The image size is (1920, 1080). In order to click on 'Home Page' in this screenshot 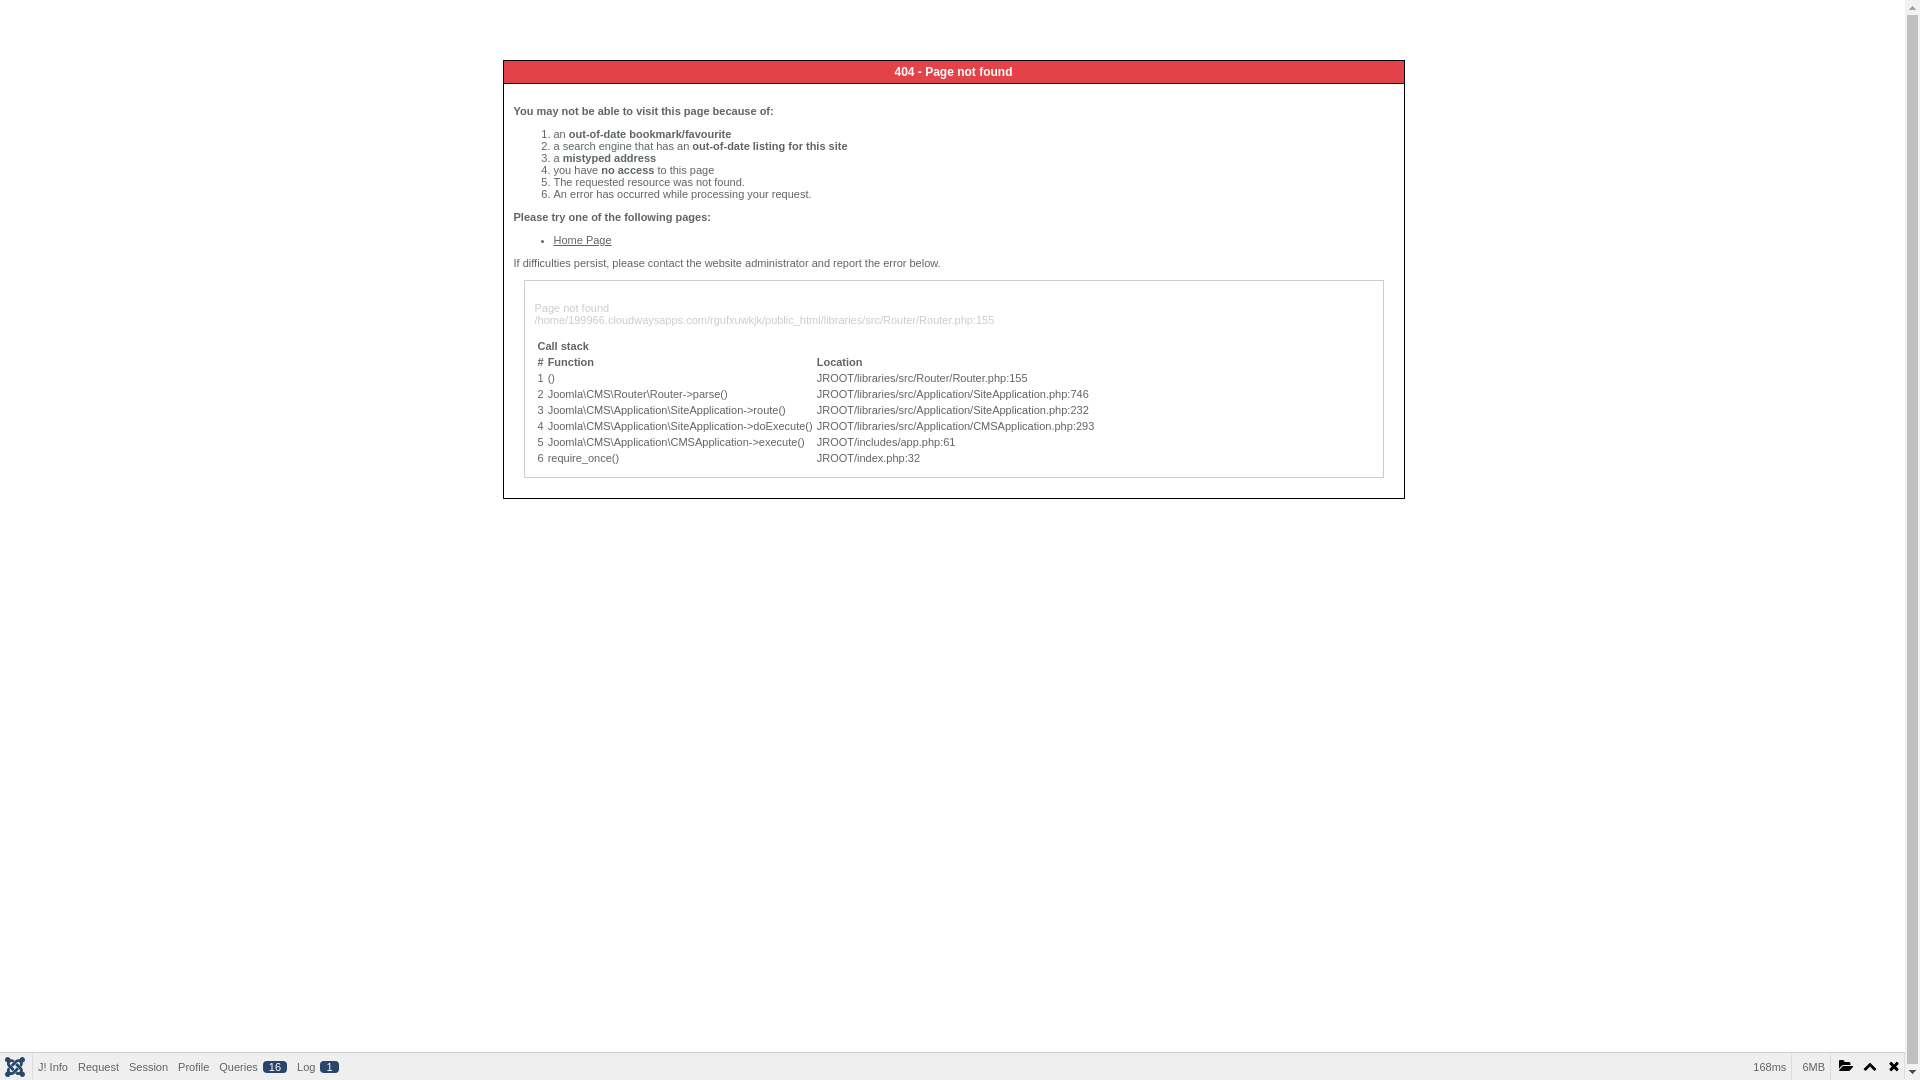, I will do `click(553, 238)`.